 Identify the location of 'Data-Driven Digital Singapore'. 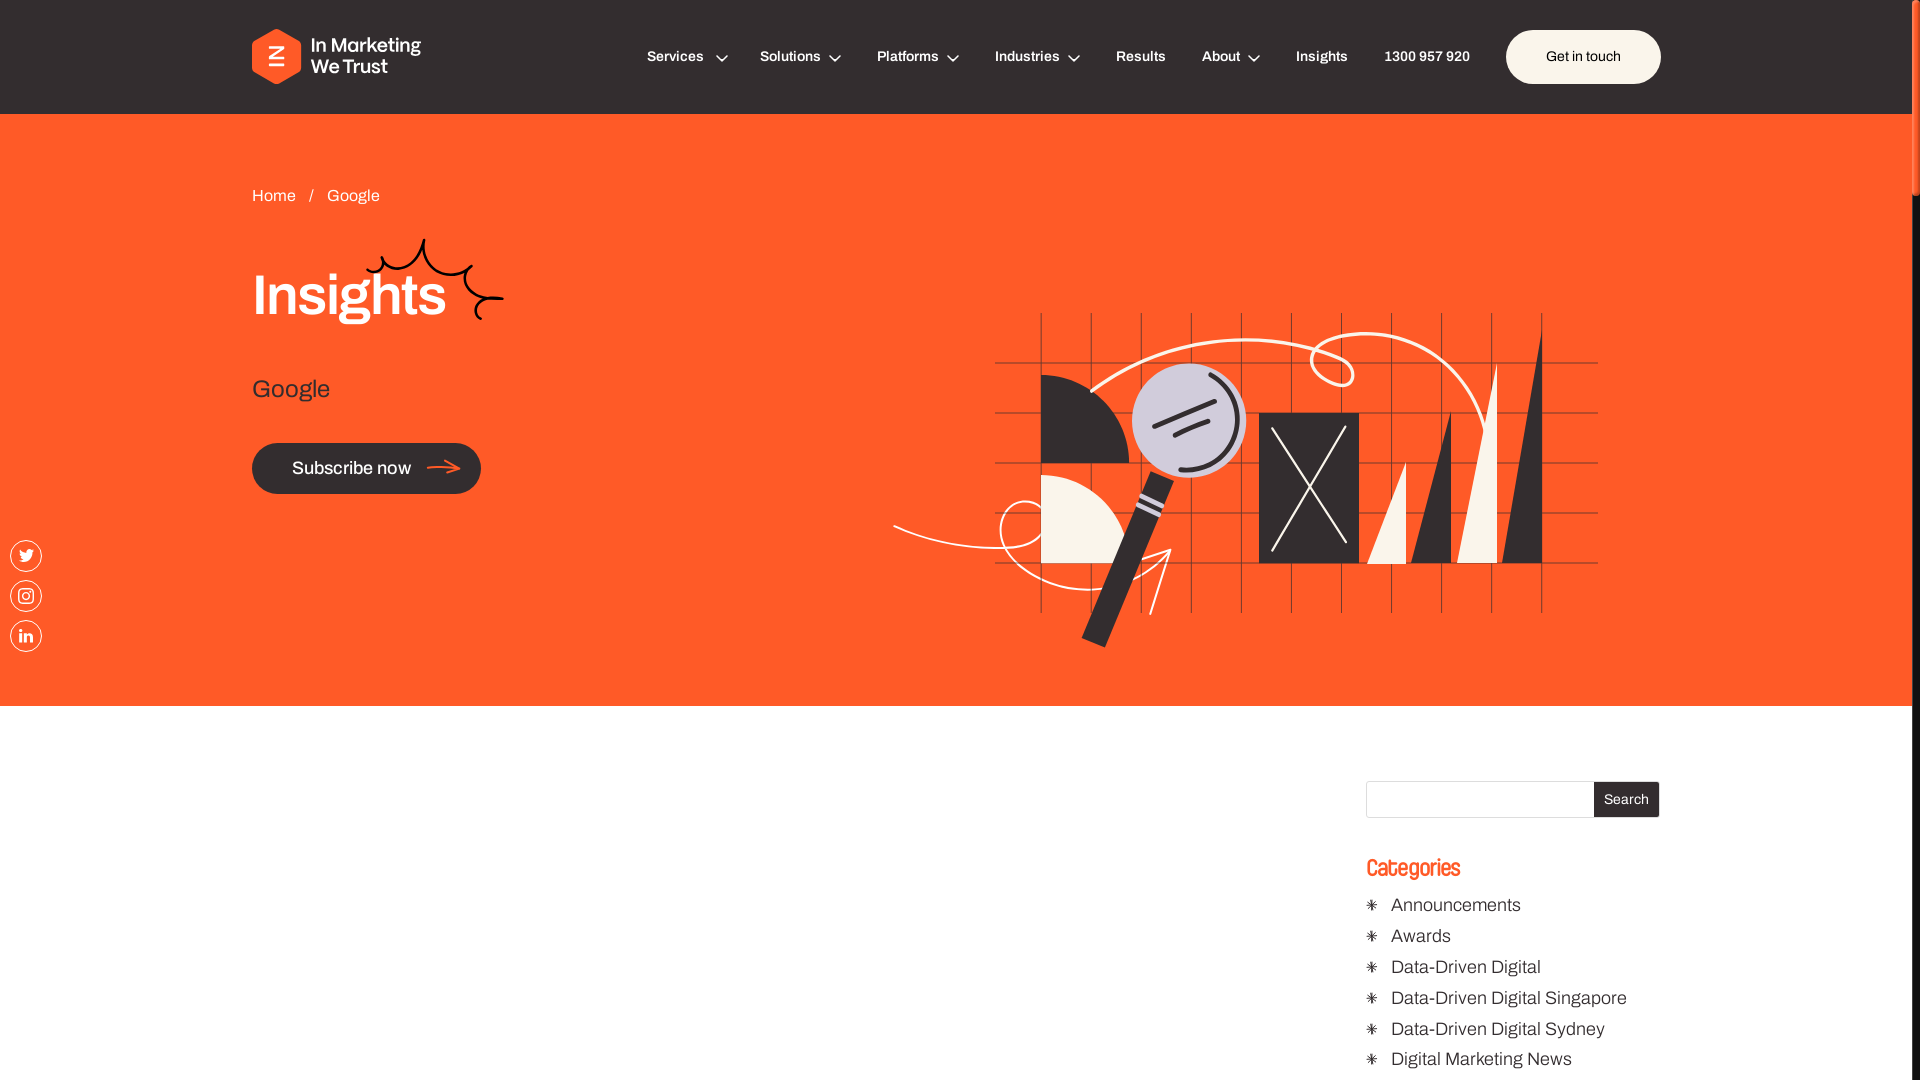
(1508, 998).